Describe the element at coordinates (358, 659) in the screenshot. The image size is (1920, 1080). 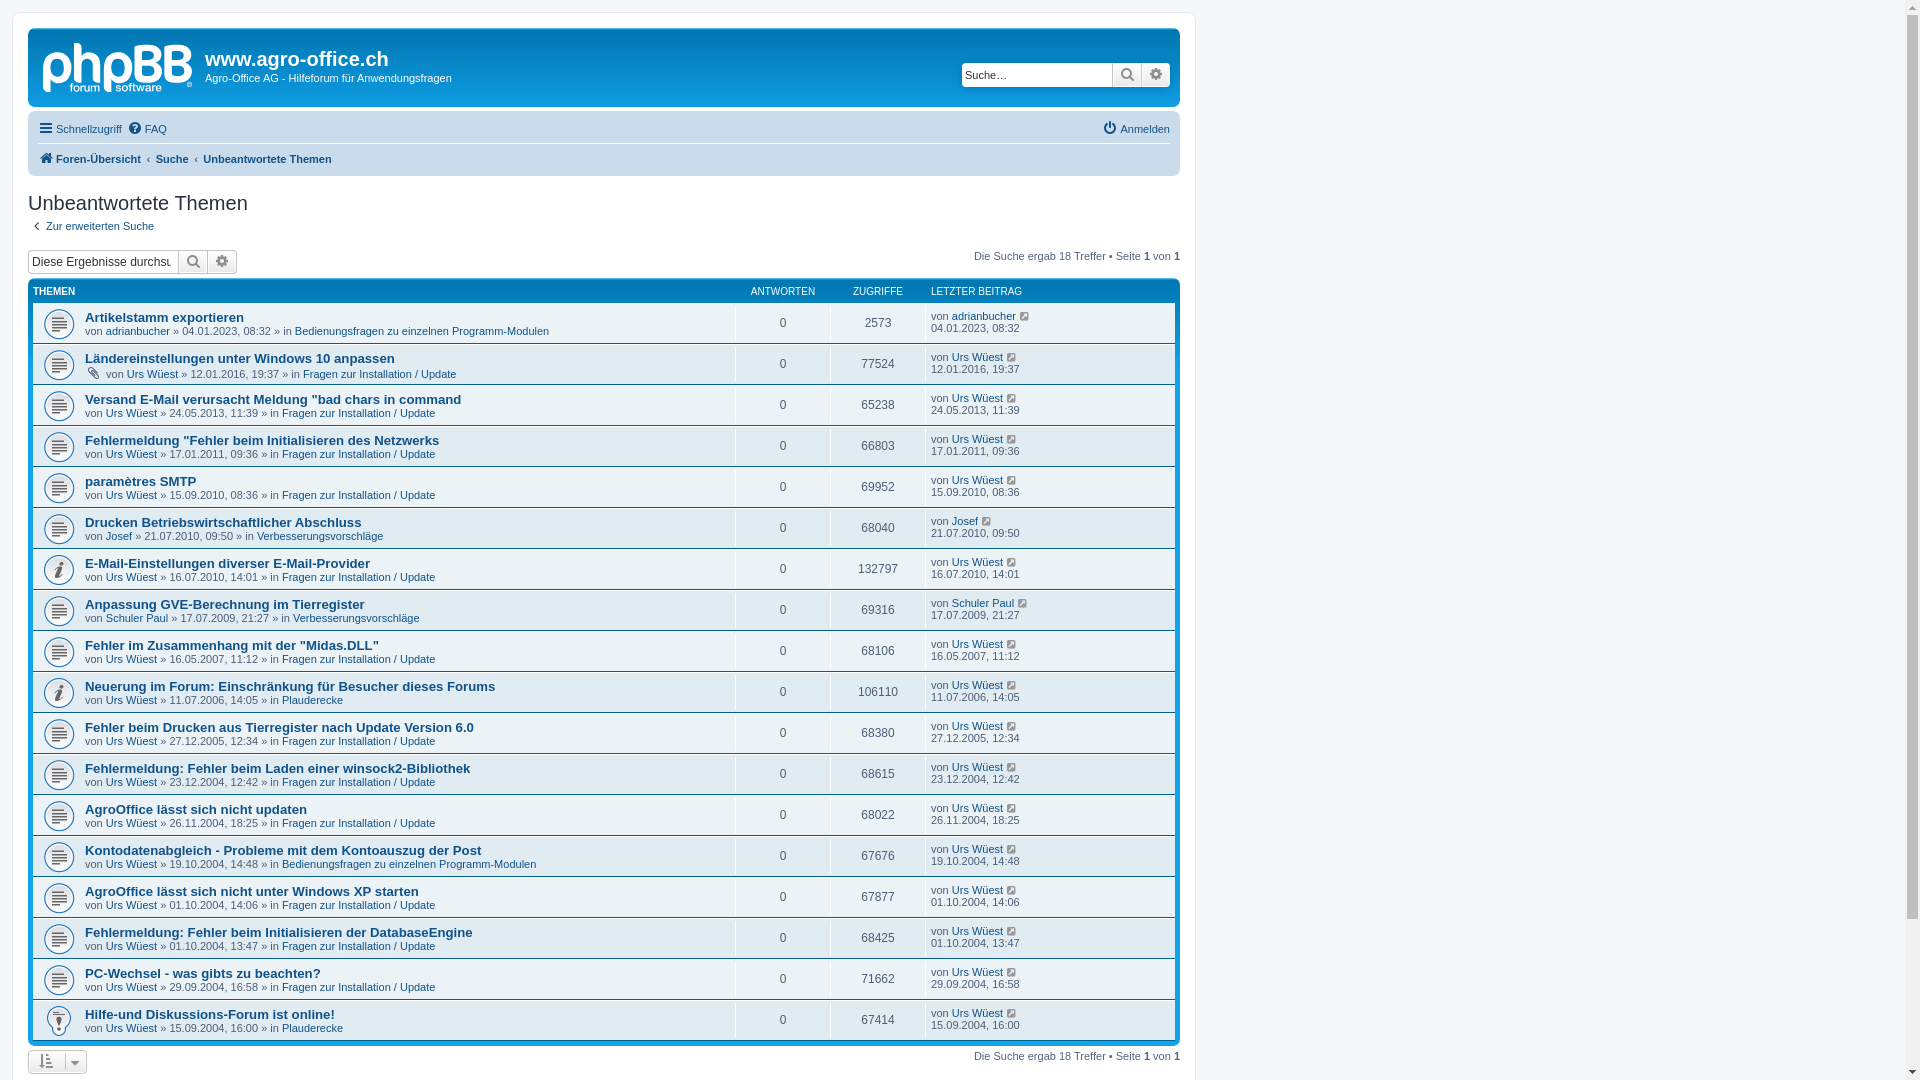
I see `'Fragen zur Installation / Update'` at that location.